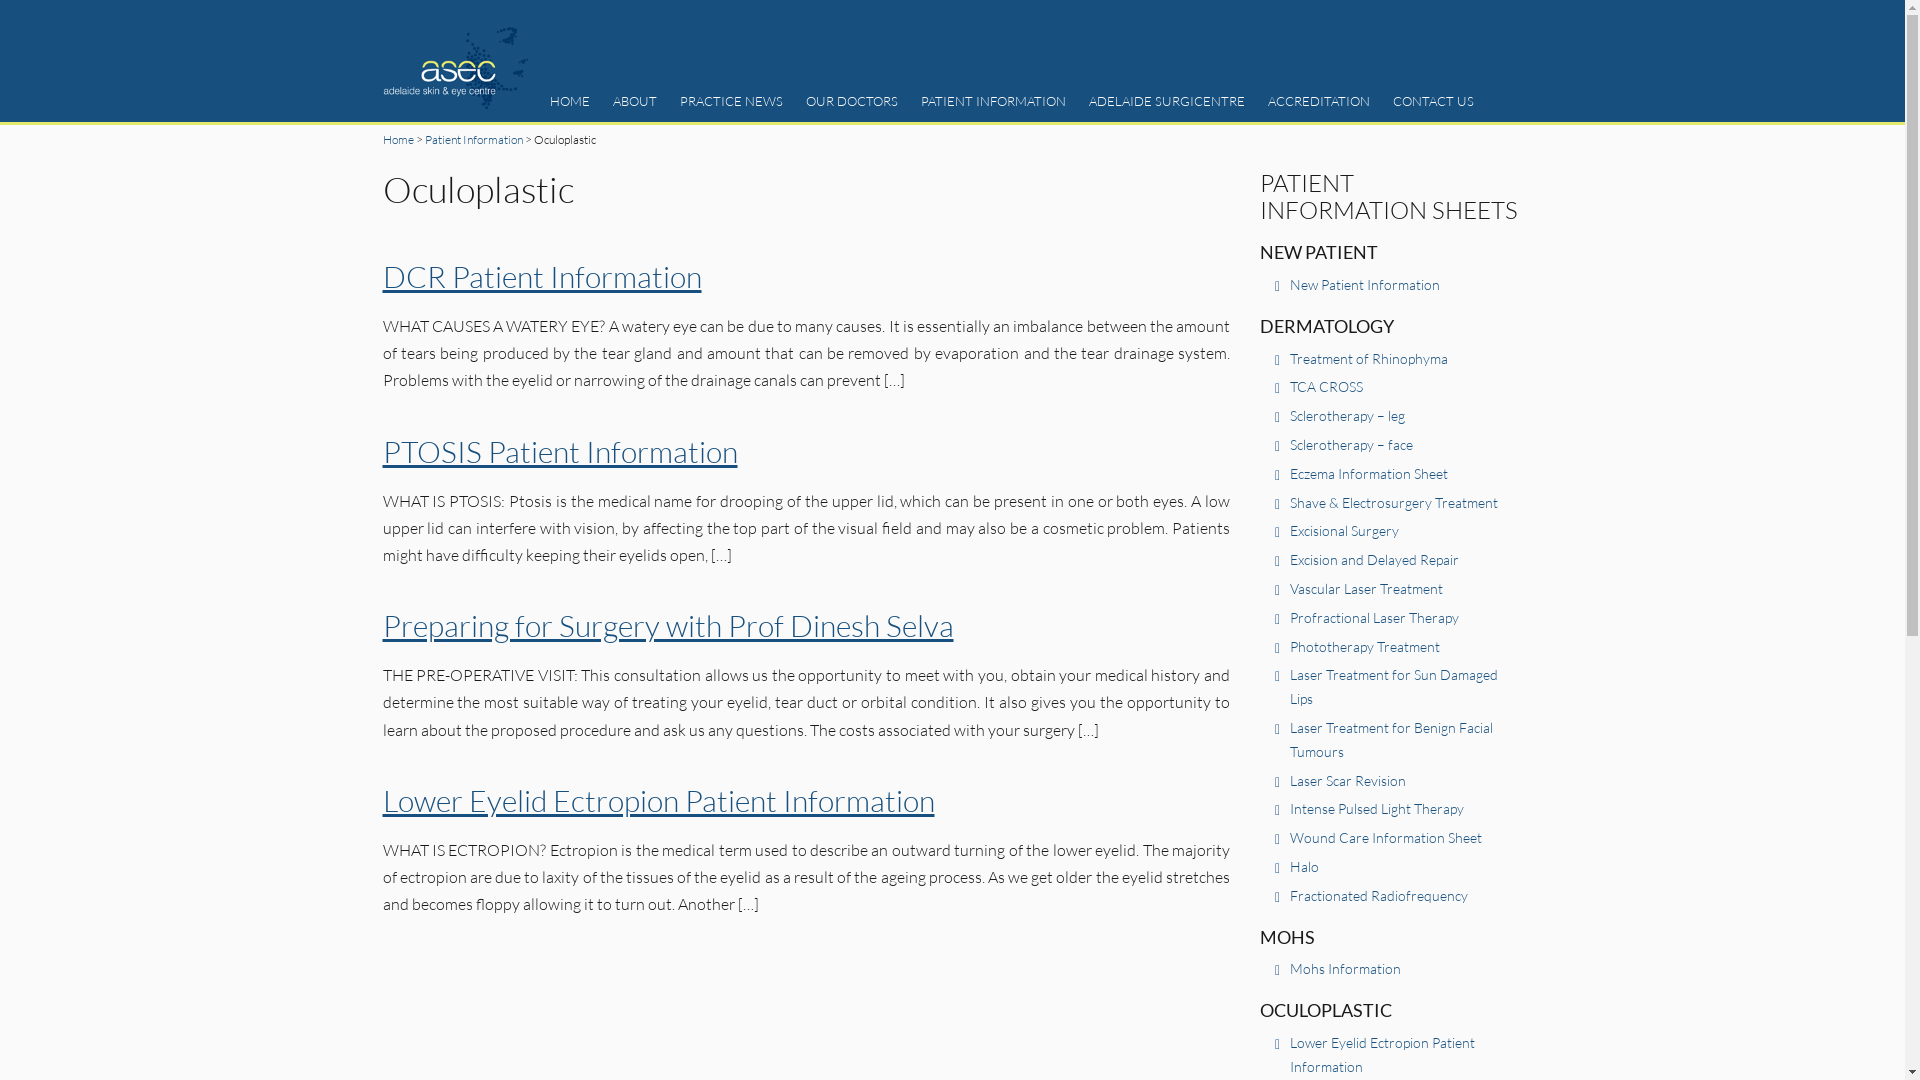 This screenshot has height=1080, width=1920. I want to click on 'ACCREDITATION', so click(1319, 100).